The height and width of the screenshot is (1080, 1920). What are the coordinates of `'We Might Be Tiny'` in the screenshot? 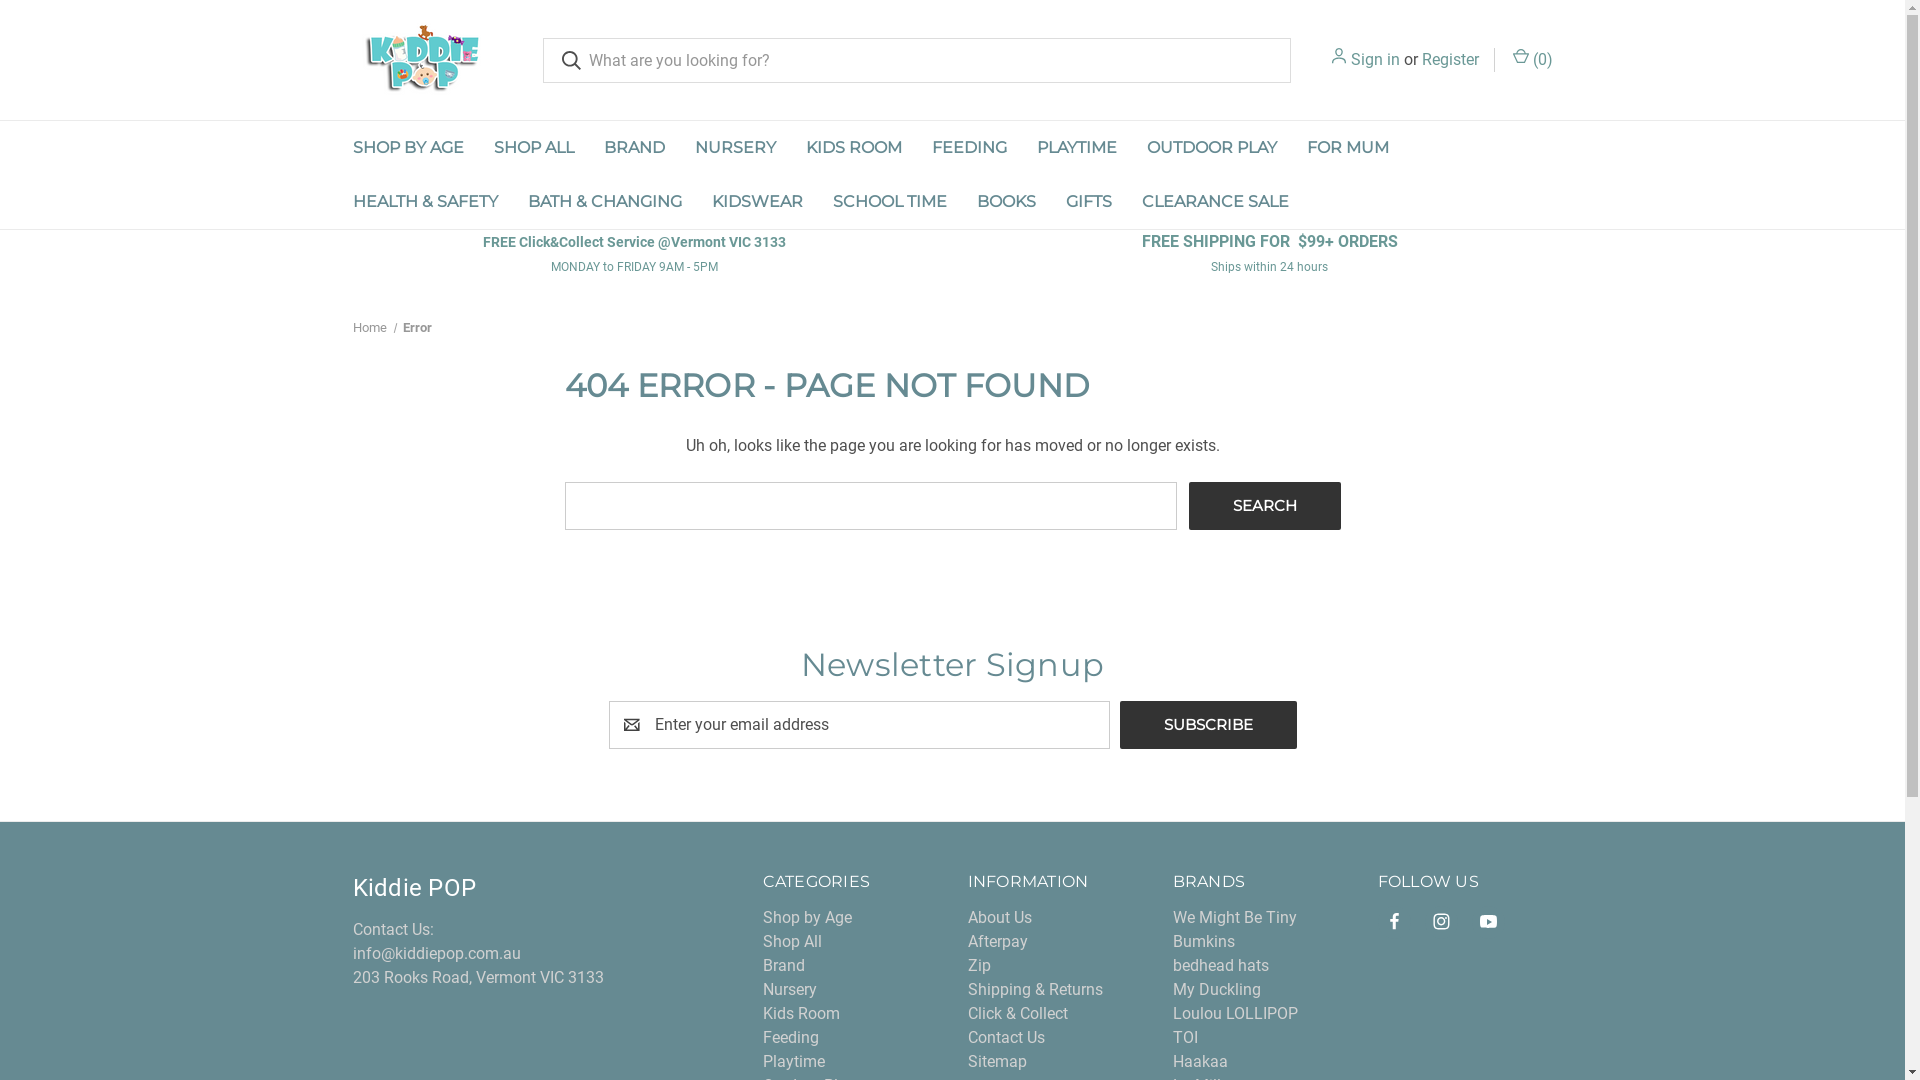 It's located at (1233, 917).